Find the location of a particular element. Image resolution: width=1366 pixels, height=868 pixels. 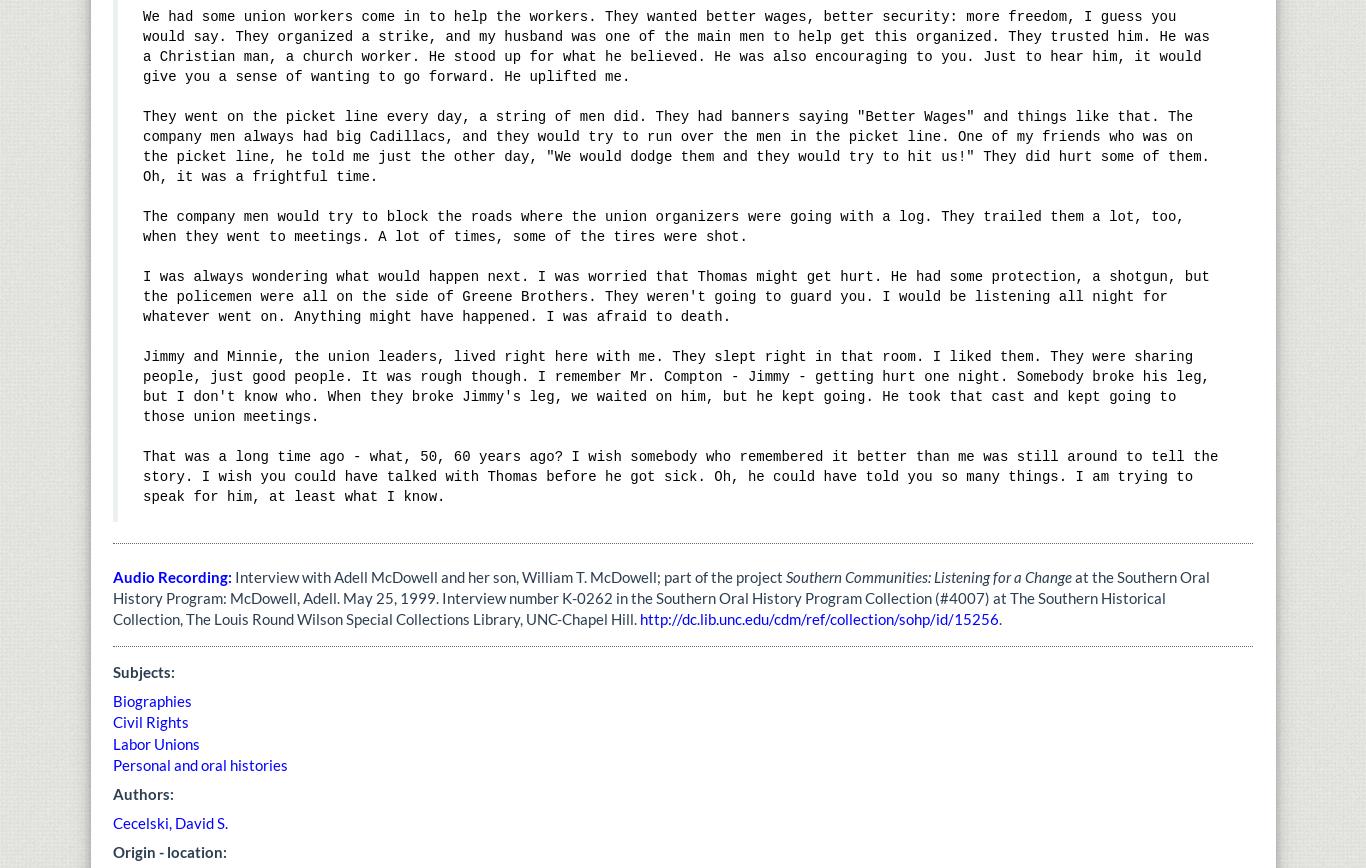

'Interview with Adell McDowell and her son, William T. McDowell; part of the project' is located at coordinates (508, 576).